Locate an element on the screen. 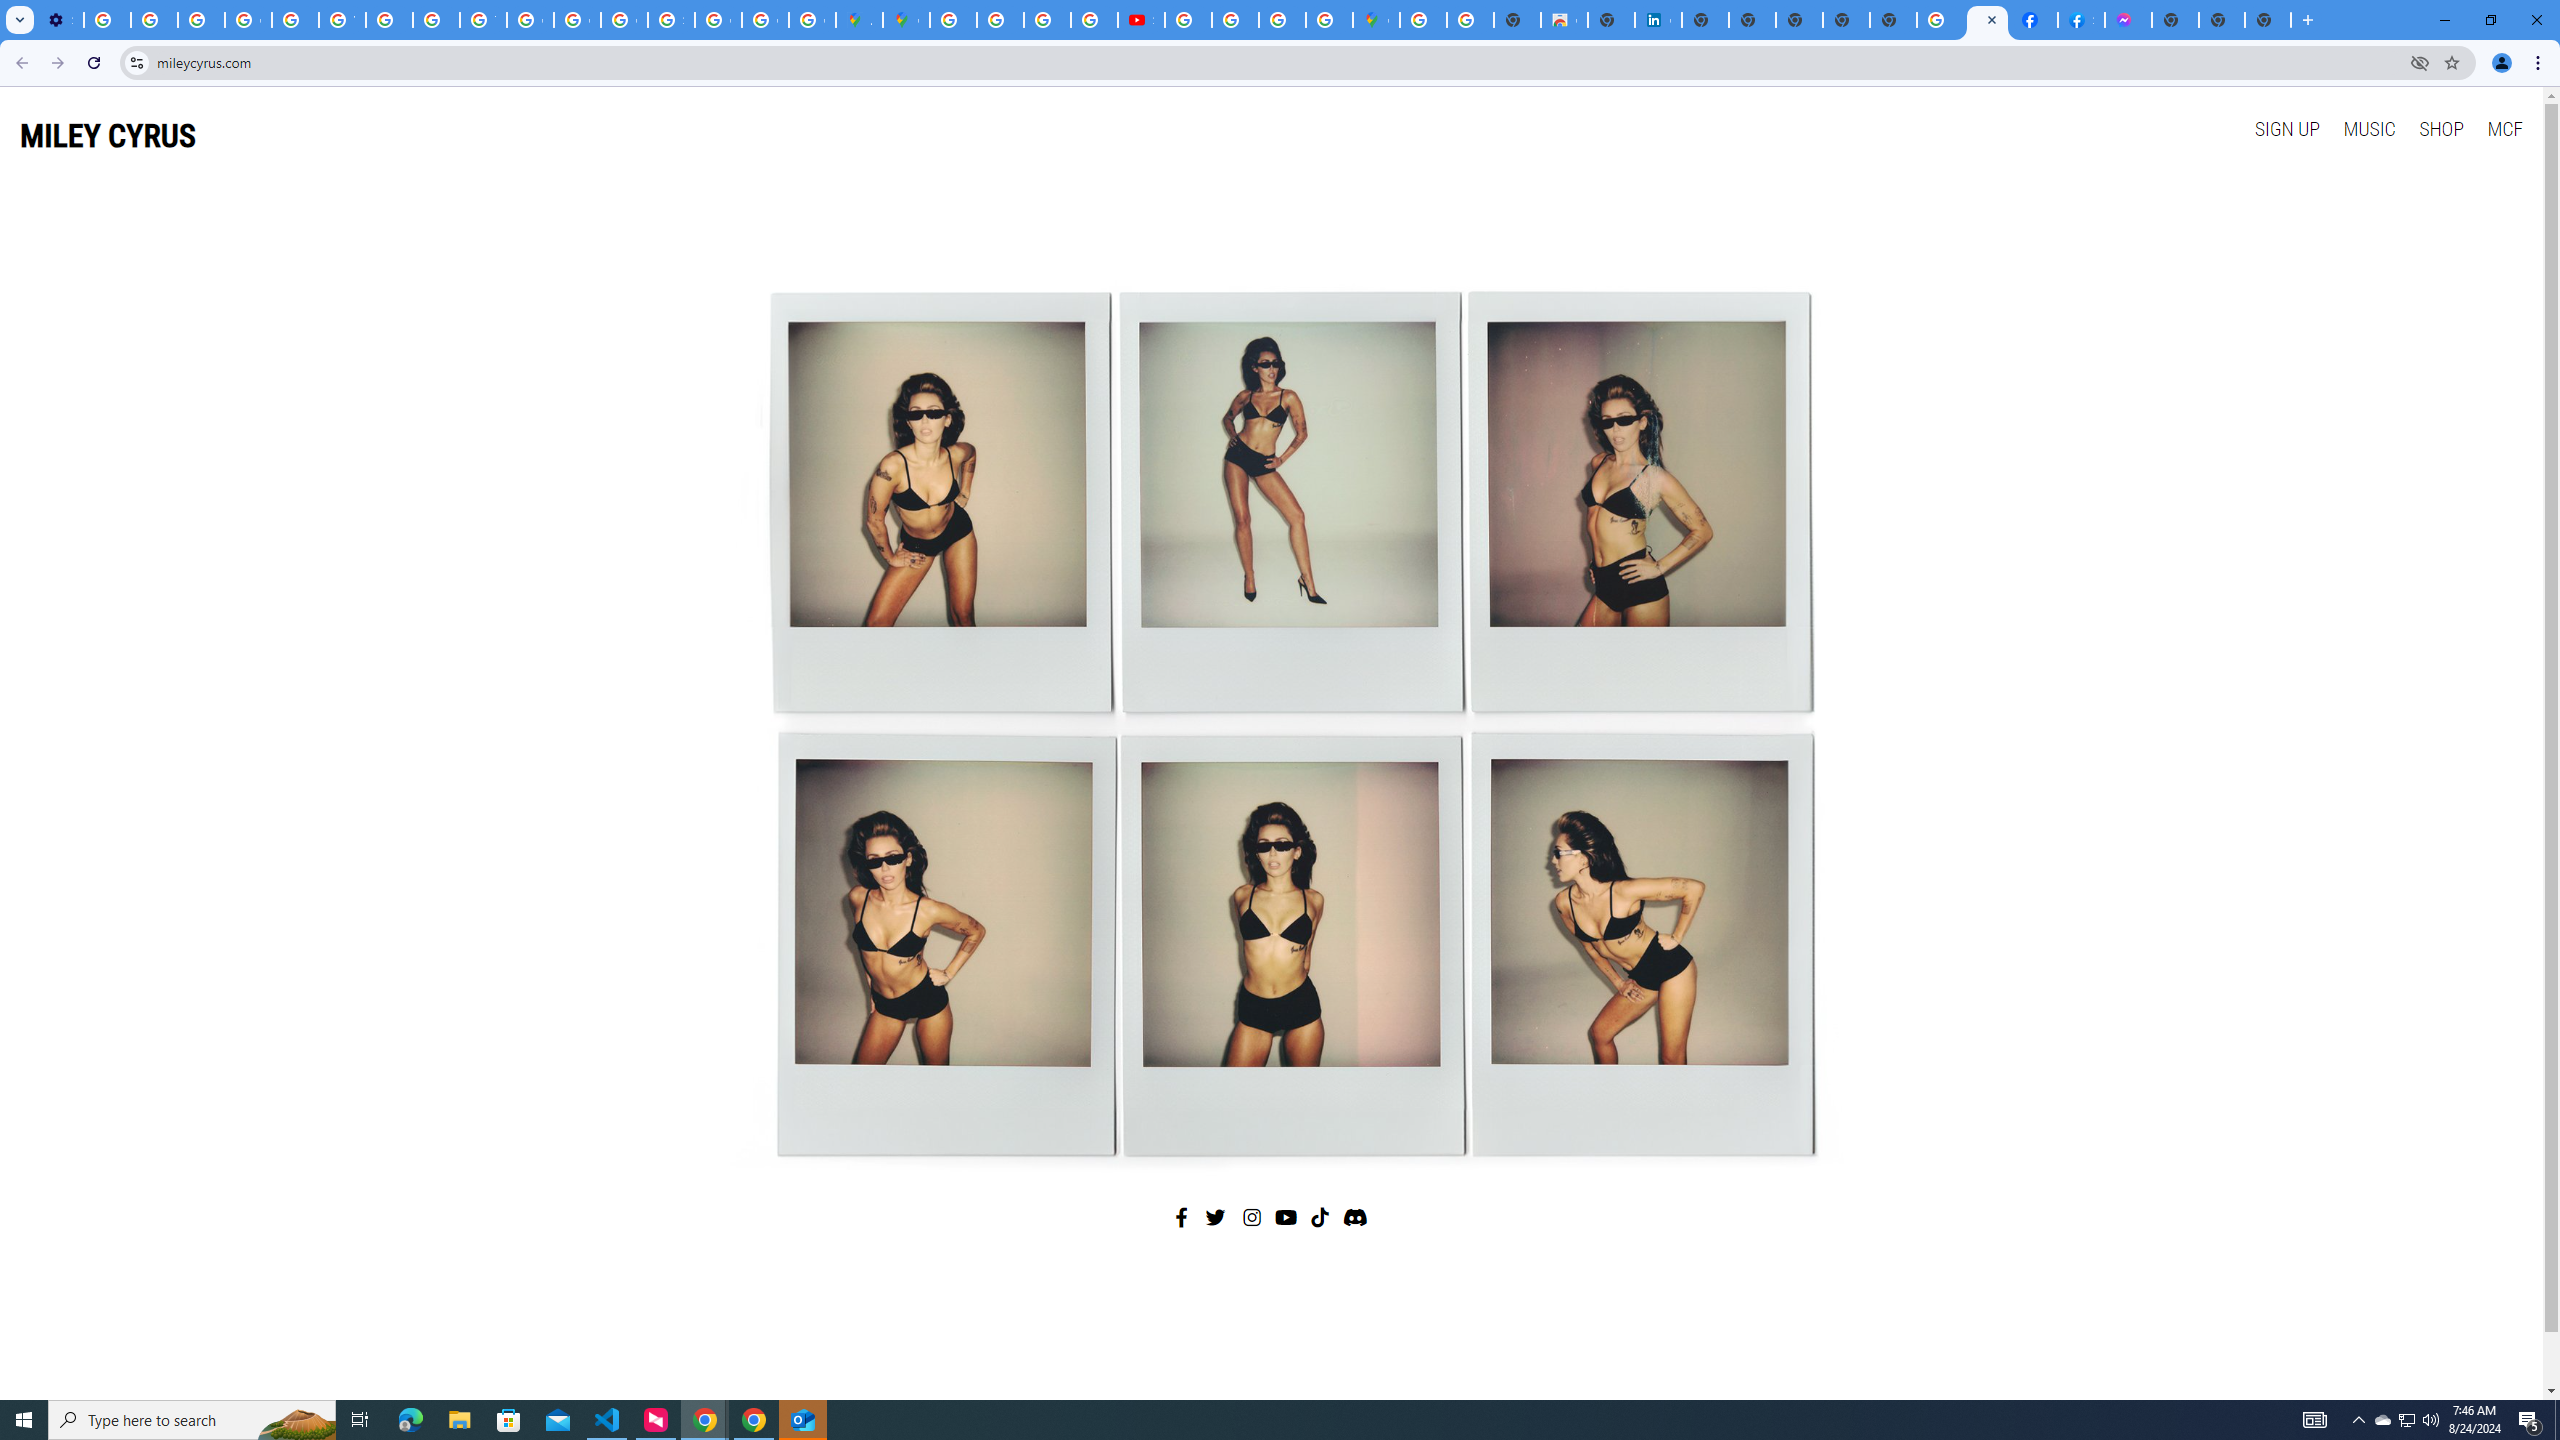  'Privacy Help Center - Policies Help' is located at coordinates (436, 19).